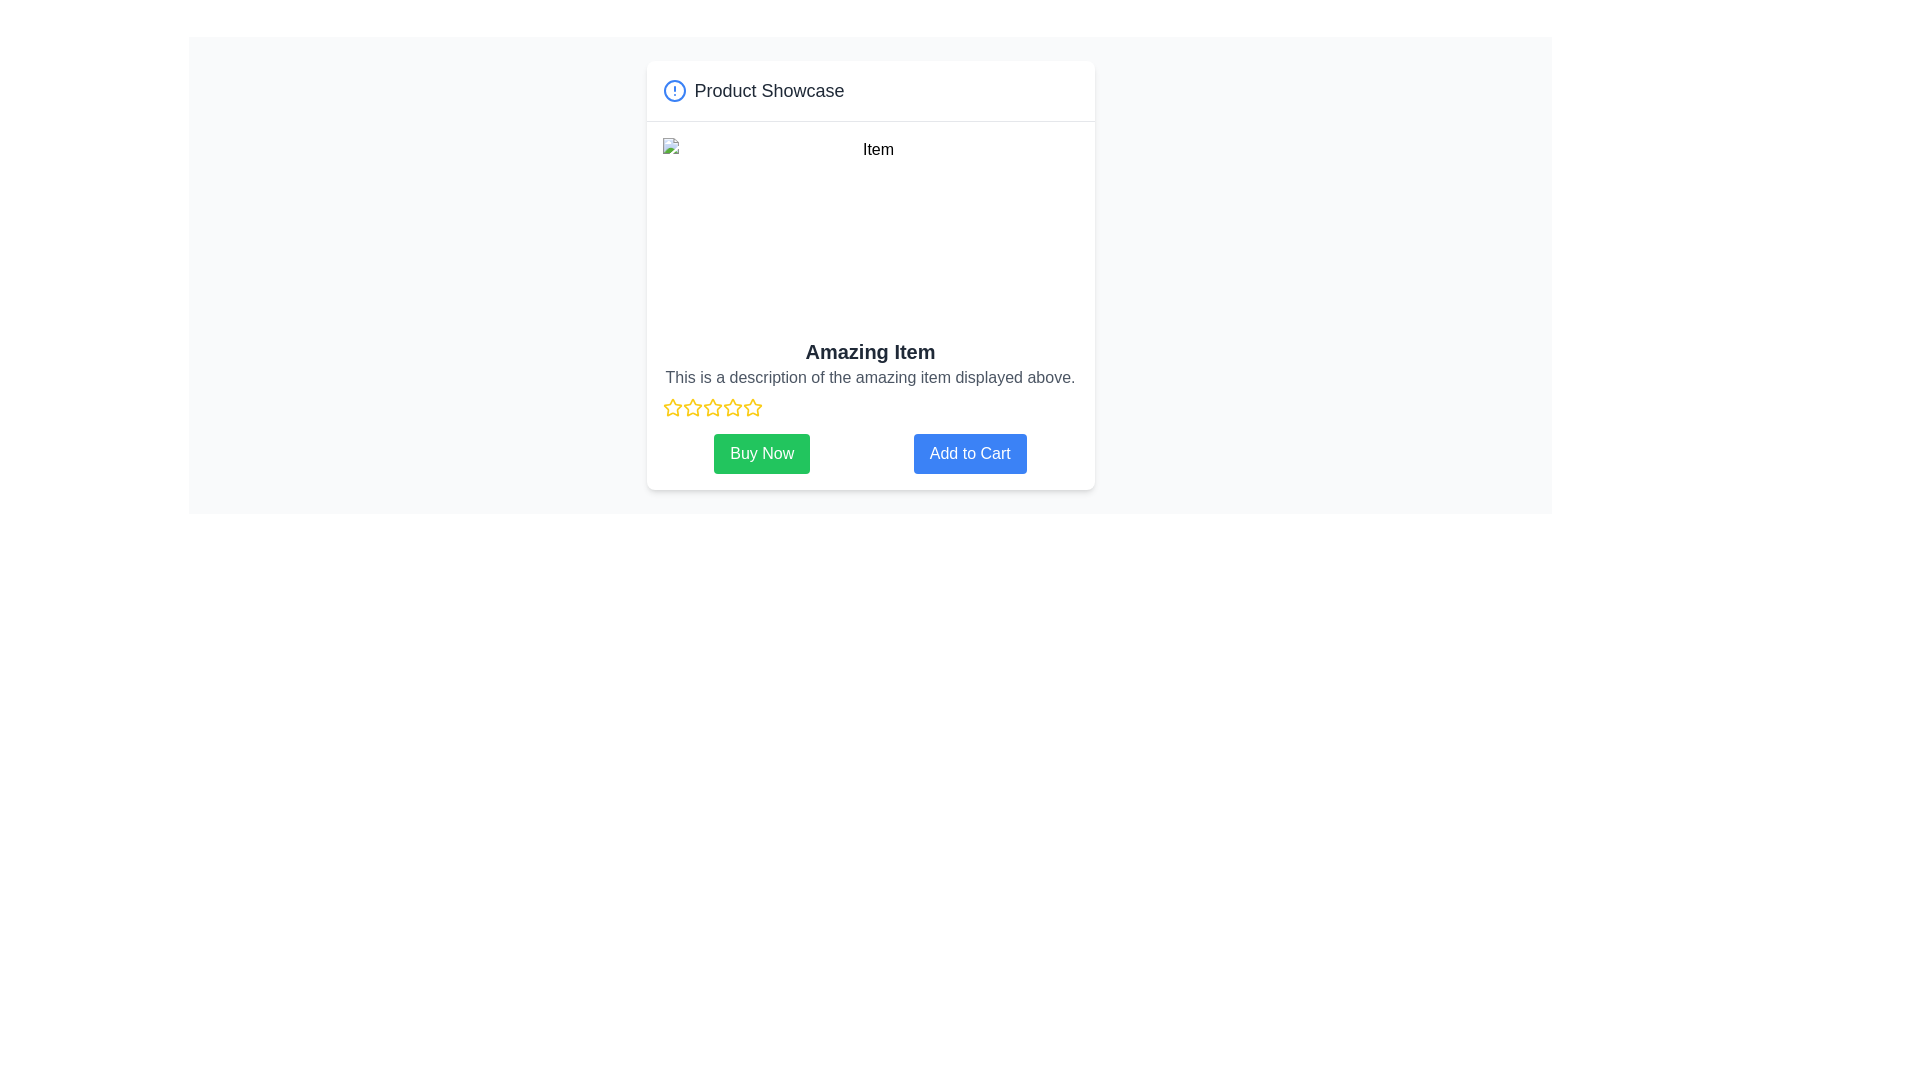  Describe the element at coordinates (768, 91) in the screenshot. I see `text 'Product Showcase' which is the heading for the card located at the top-left portion beside an icon` at that location.